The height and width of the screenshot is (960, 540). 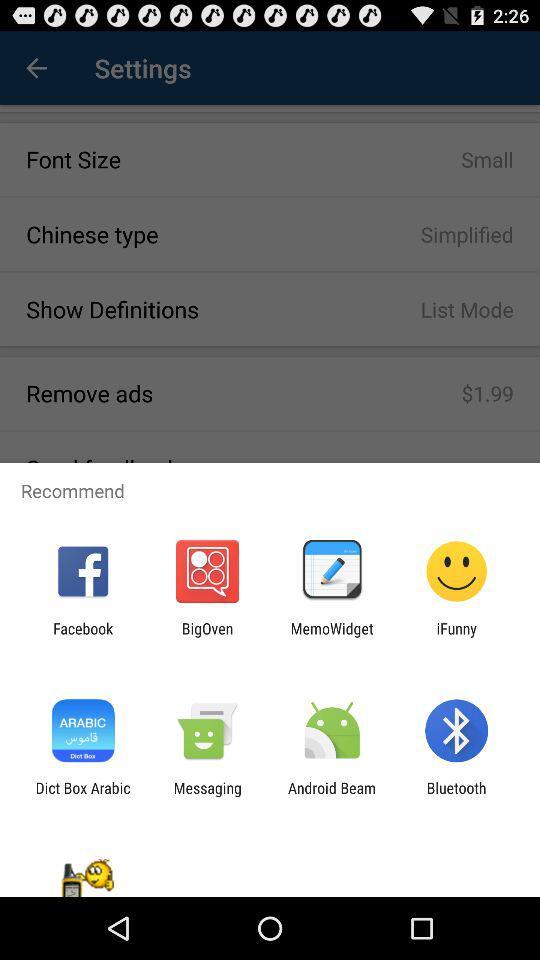 What do you see at coordinates (456, 636) in the screenshot?
I see `ifunny app` at bounding box center [456, 636].